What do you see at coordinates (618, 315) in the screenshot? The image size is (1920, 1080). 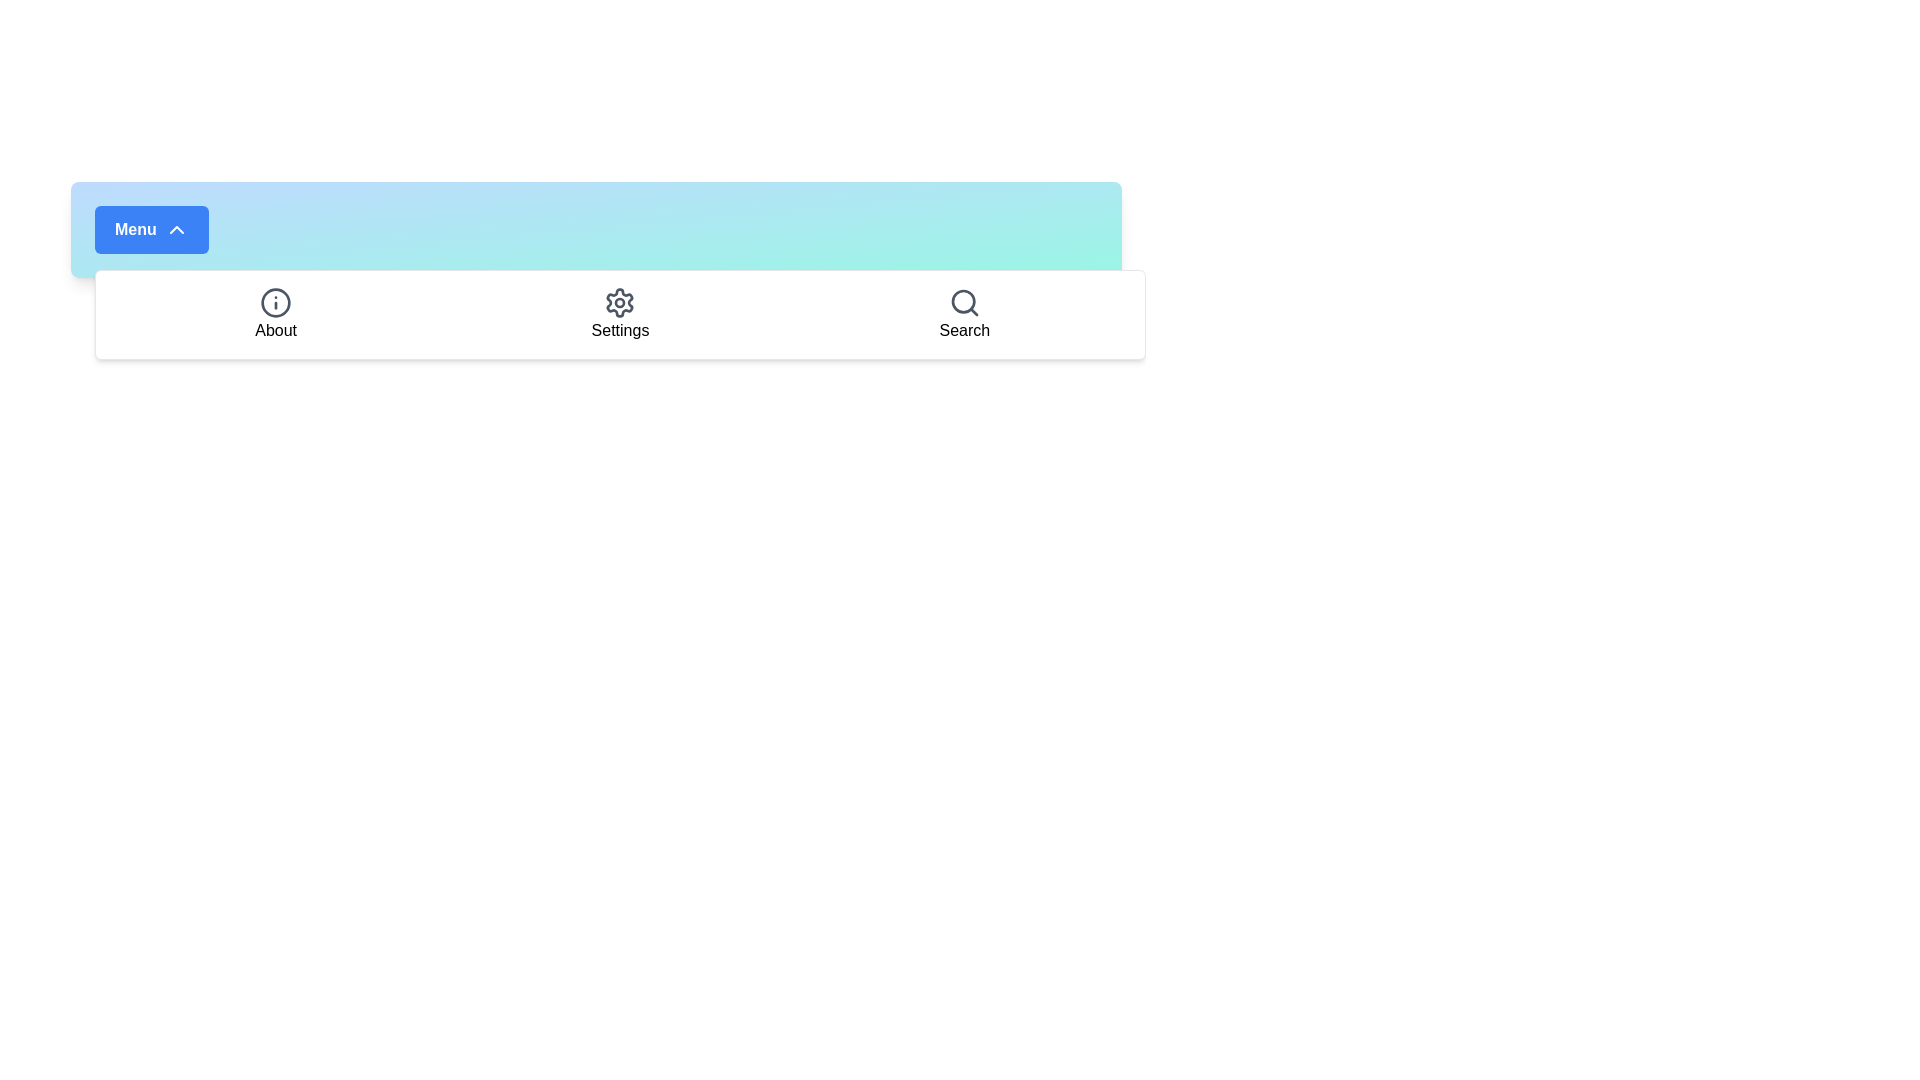 I see `the 'Settings' menu item` at bounding box center [618, 315].